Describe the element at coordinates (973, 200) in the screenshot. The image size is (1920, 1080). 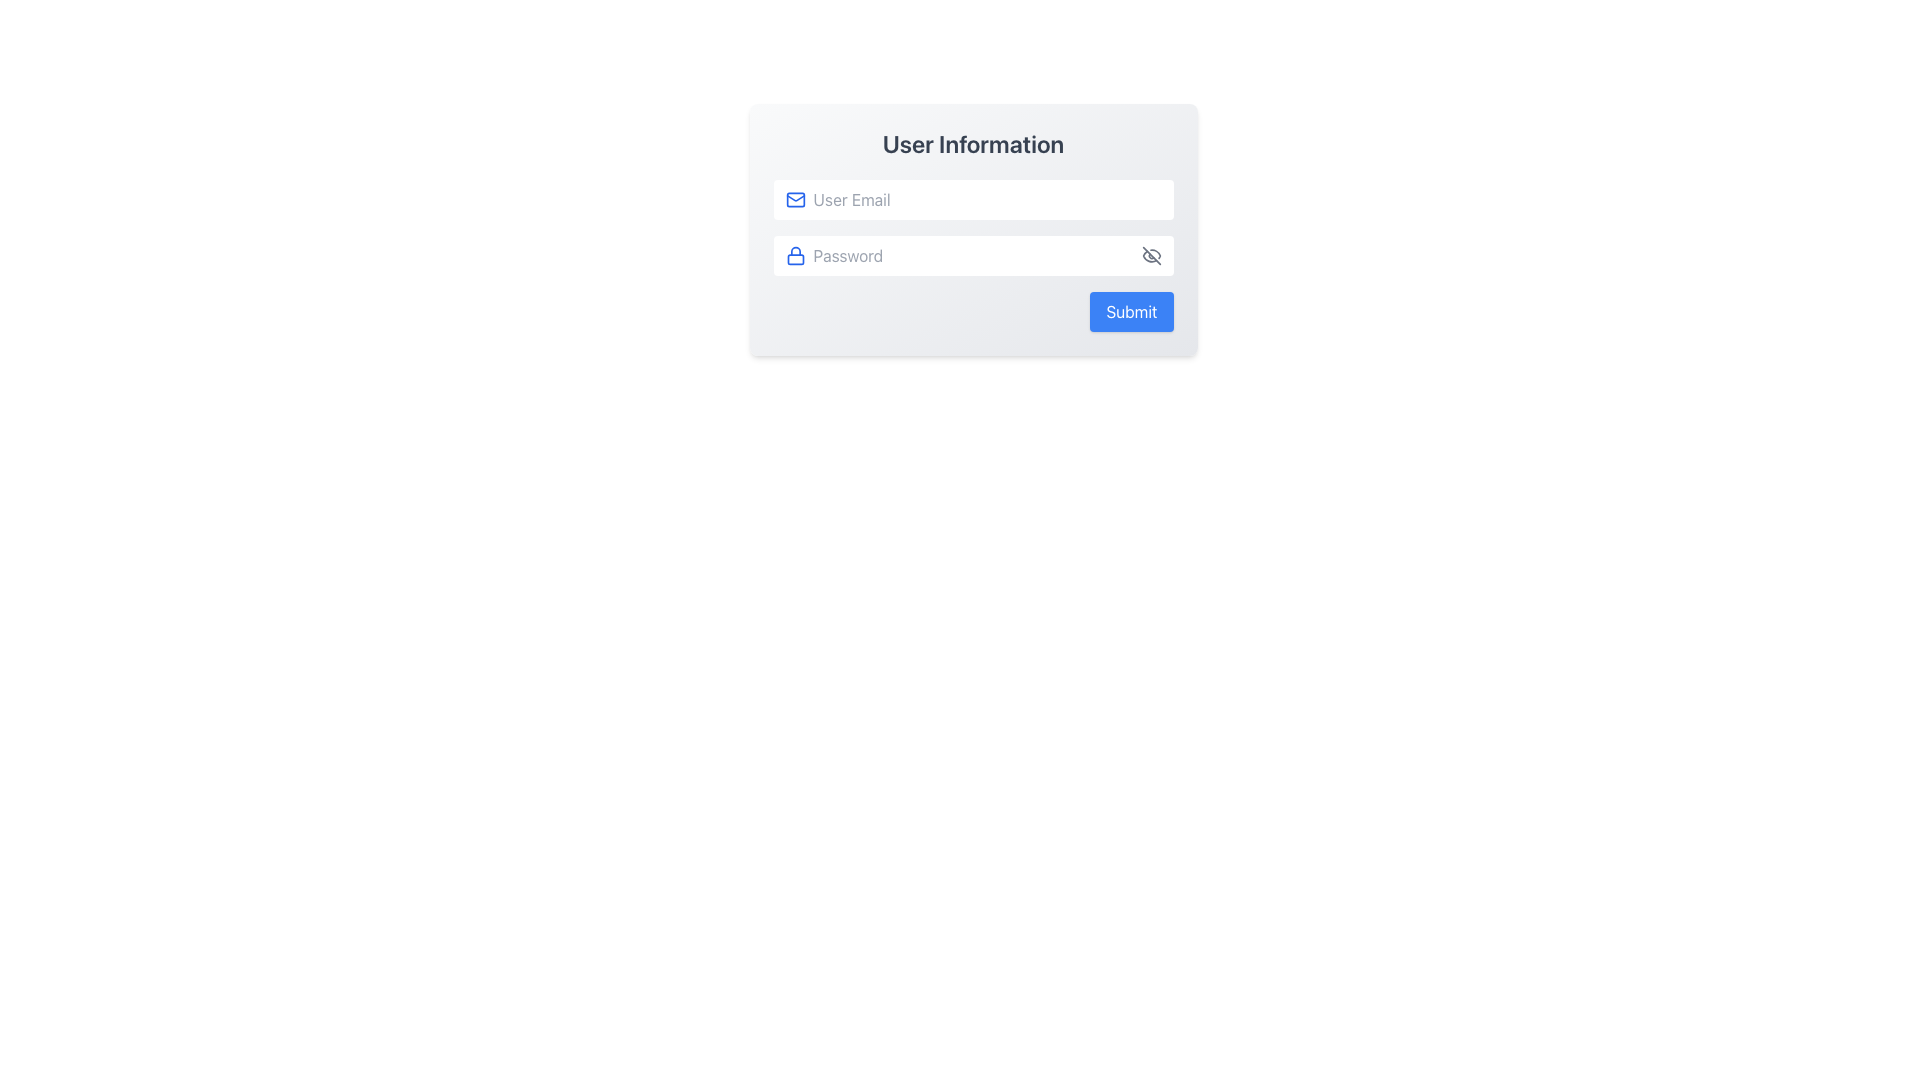
I see `inside the email input field located beneath the 'User Information' title` at that location.